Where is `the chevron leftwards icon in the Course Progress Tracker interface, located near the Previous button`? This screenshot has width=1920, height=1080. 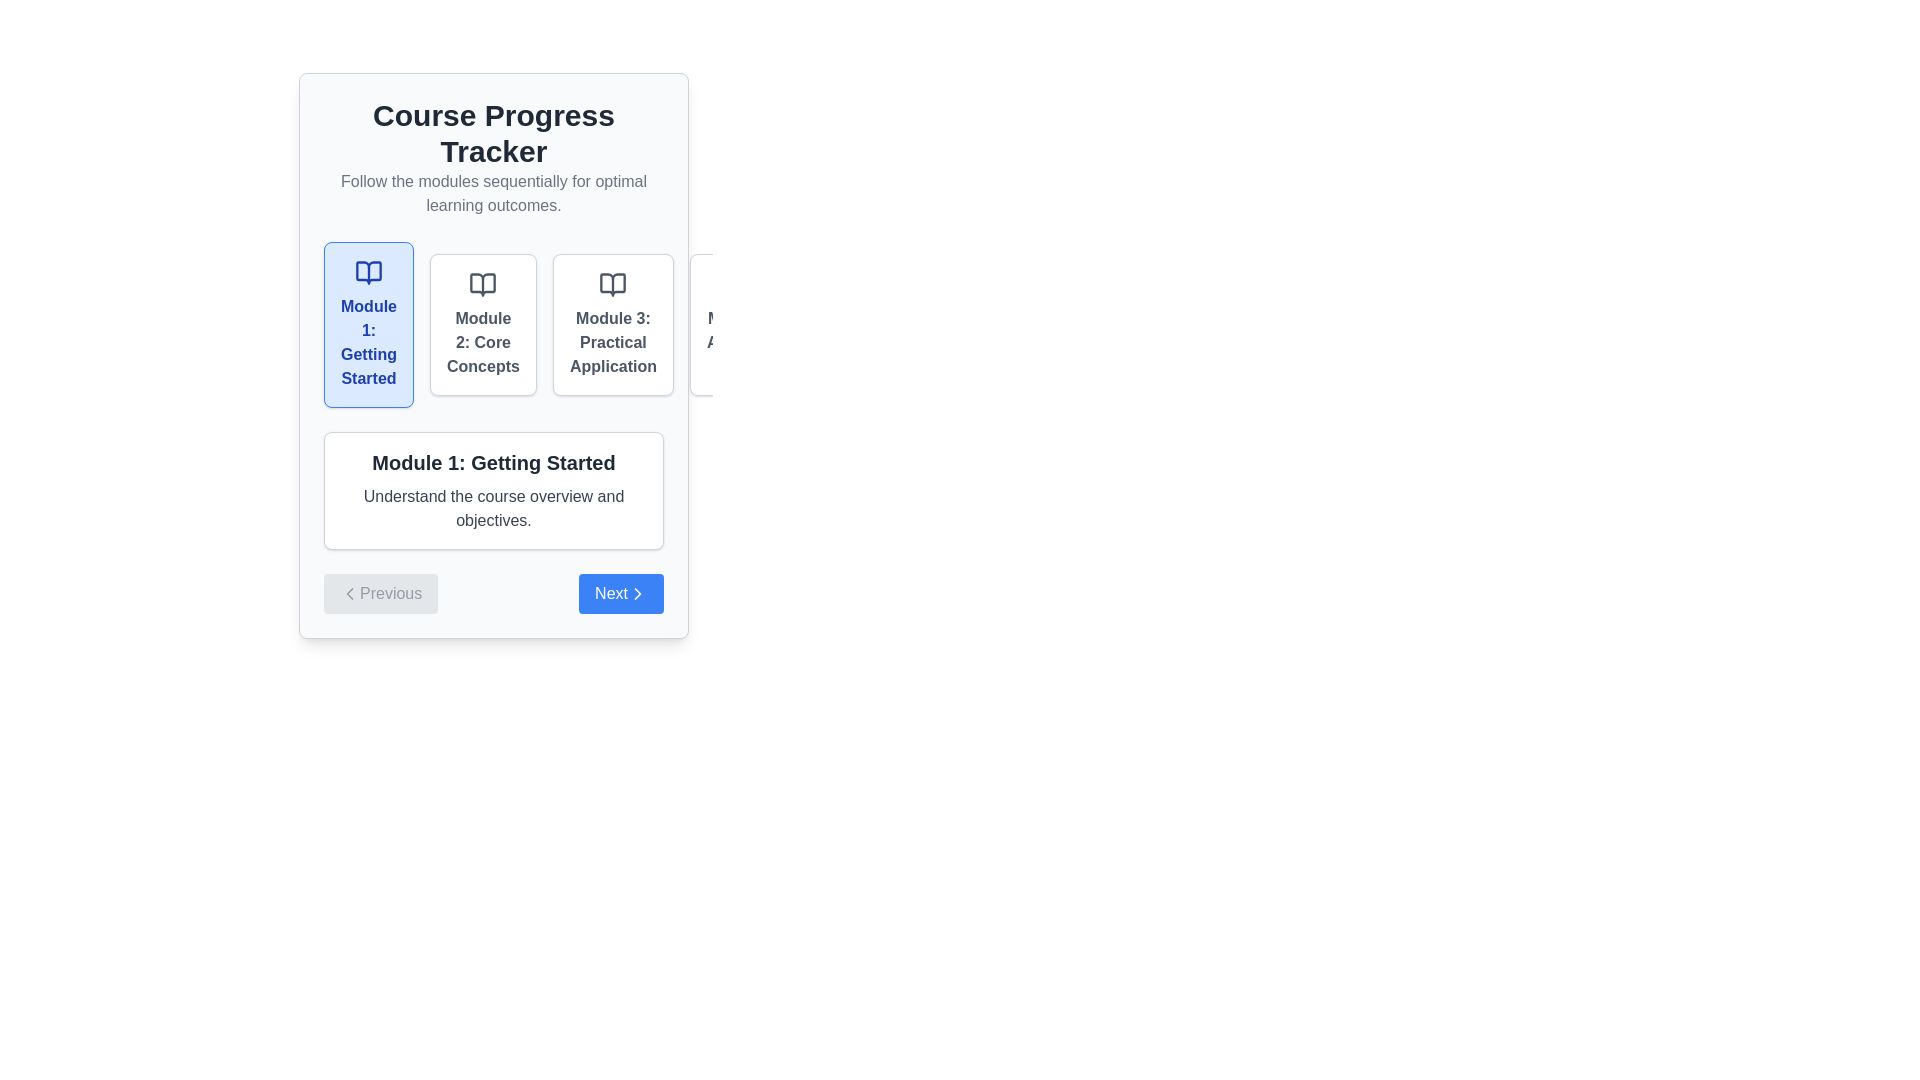
the chevron leftwards icon in the Course Progress Tracker interface, located near the Previous button is located at coordinates (350, 593).